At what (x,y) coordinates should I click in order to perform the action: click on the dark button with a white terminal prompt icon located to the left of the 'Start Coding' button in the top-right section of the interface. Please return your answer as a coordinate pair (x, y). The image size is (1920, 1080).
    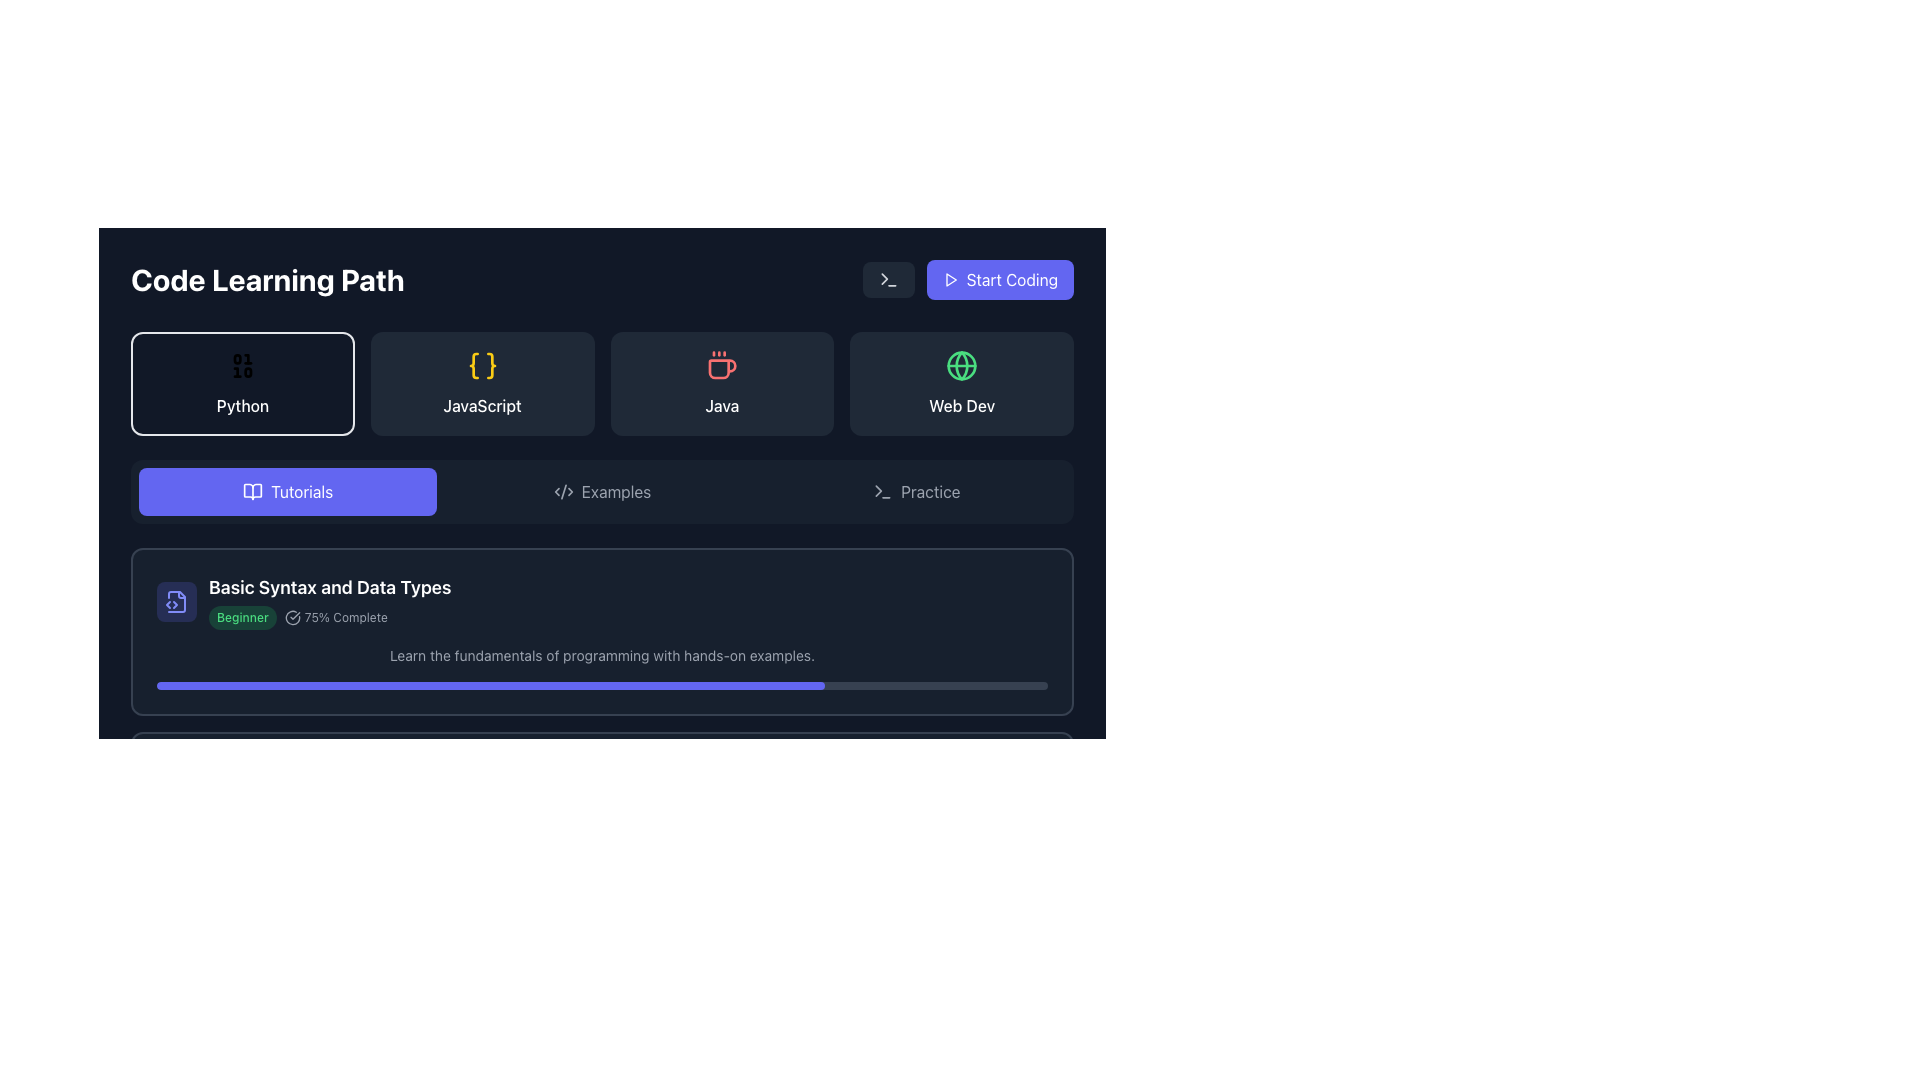
    Looking at the image, I should click on (887, 280).